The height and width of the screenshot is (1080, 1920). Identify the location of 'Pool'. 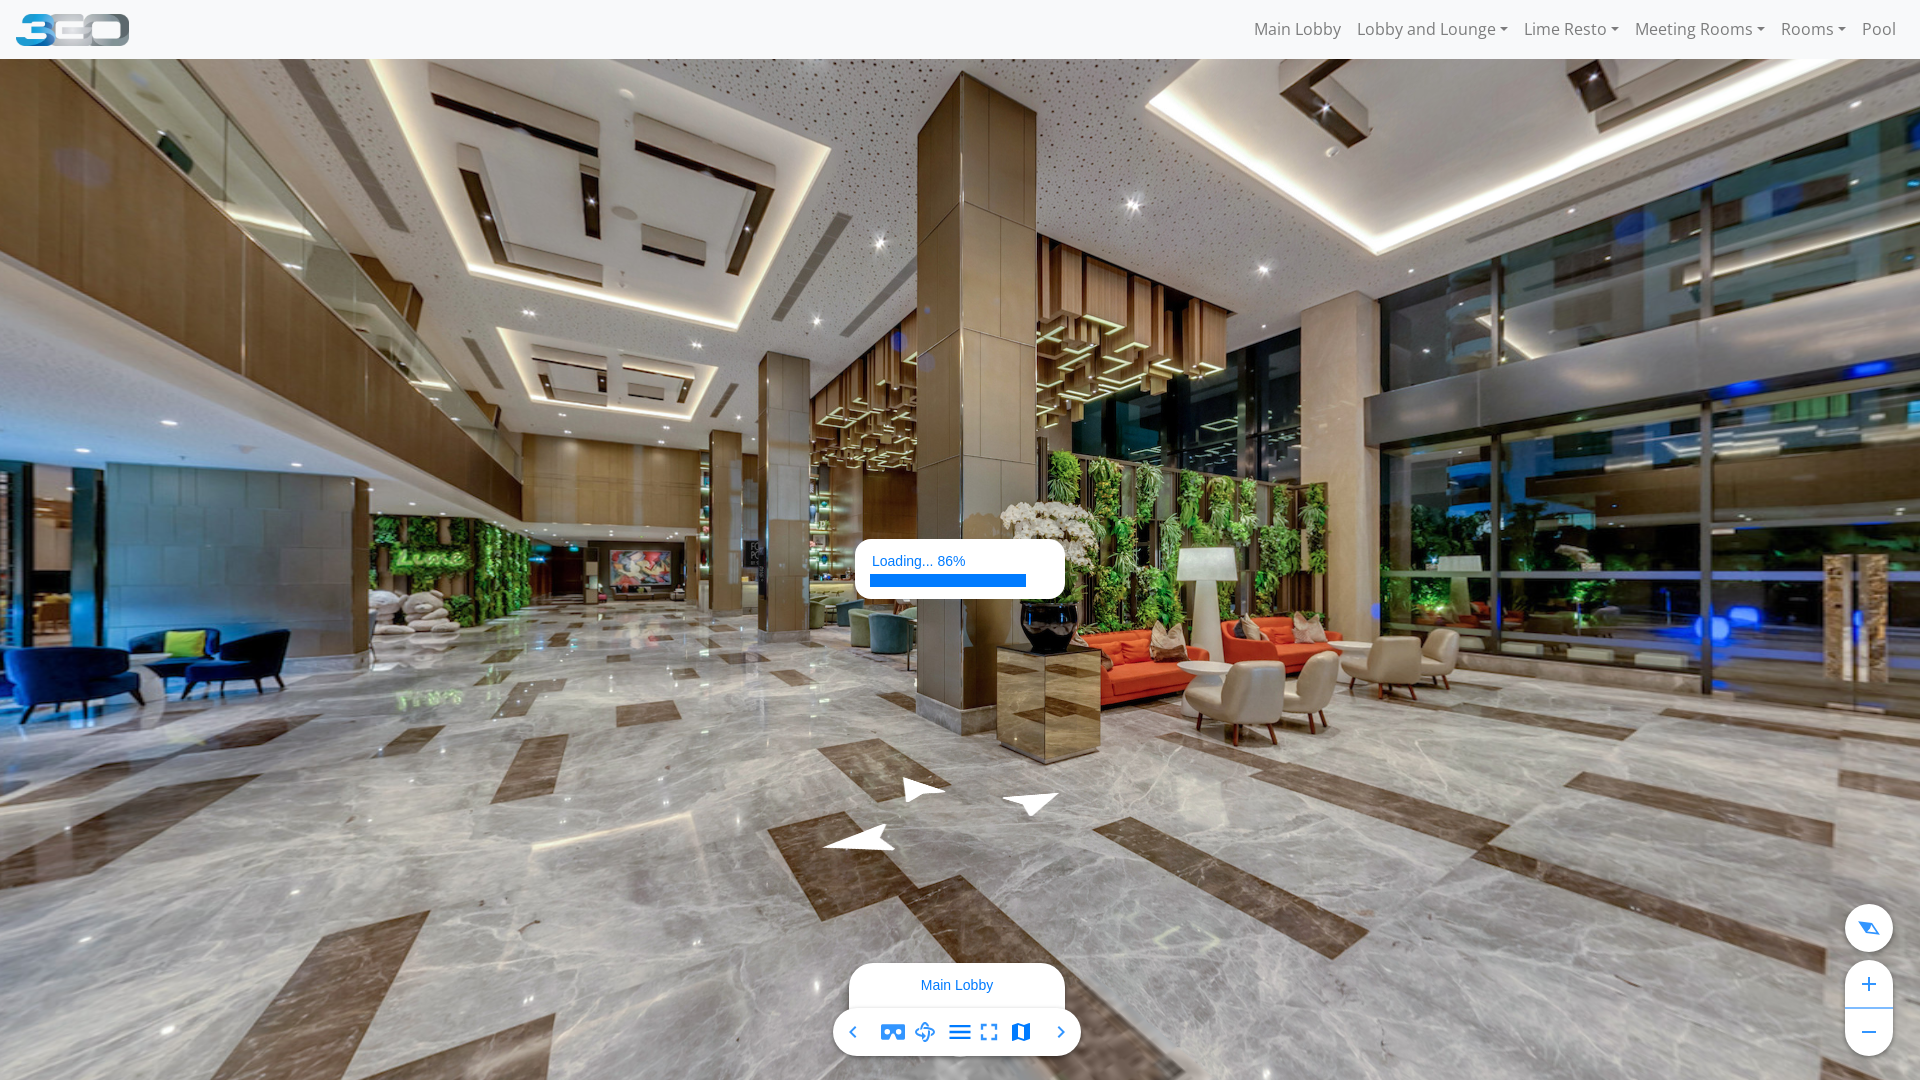
(1877, 29).